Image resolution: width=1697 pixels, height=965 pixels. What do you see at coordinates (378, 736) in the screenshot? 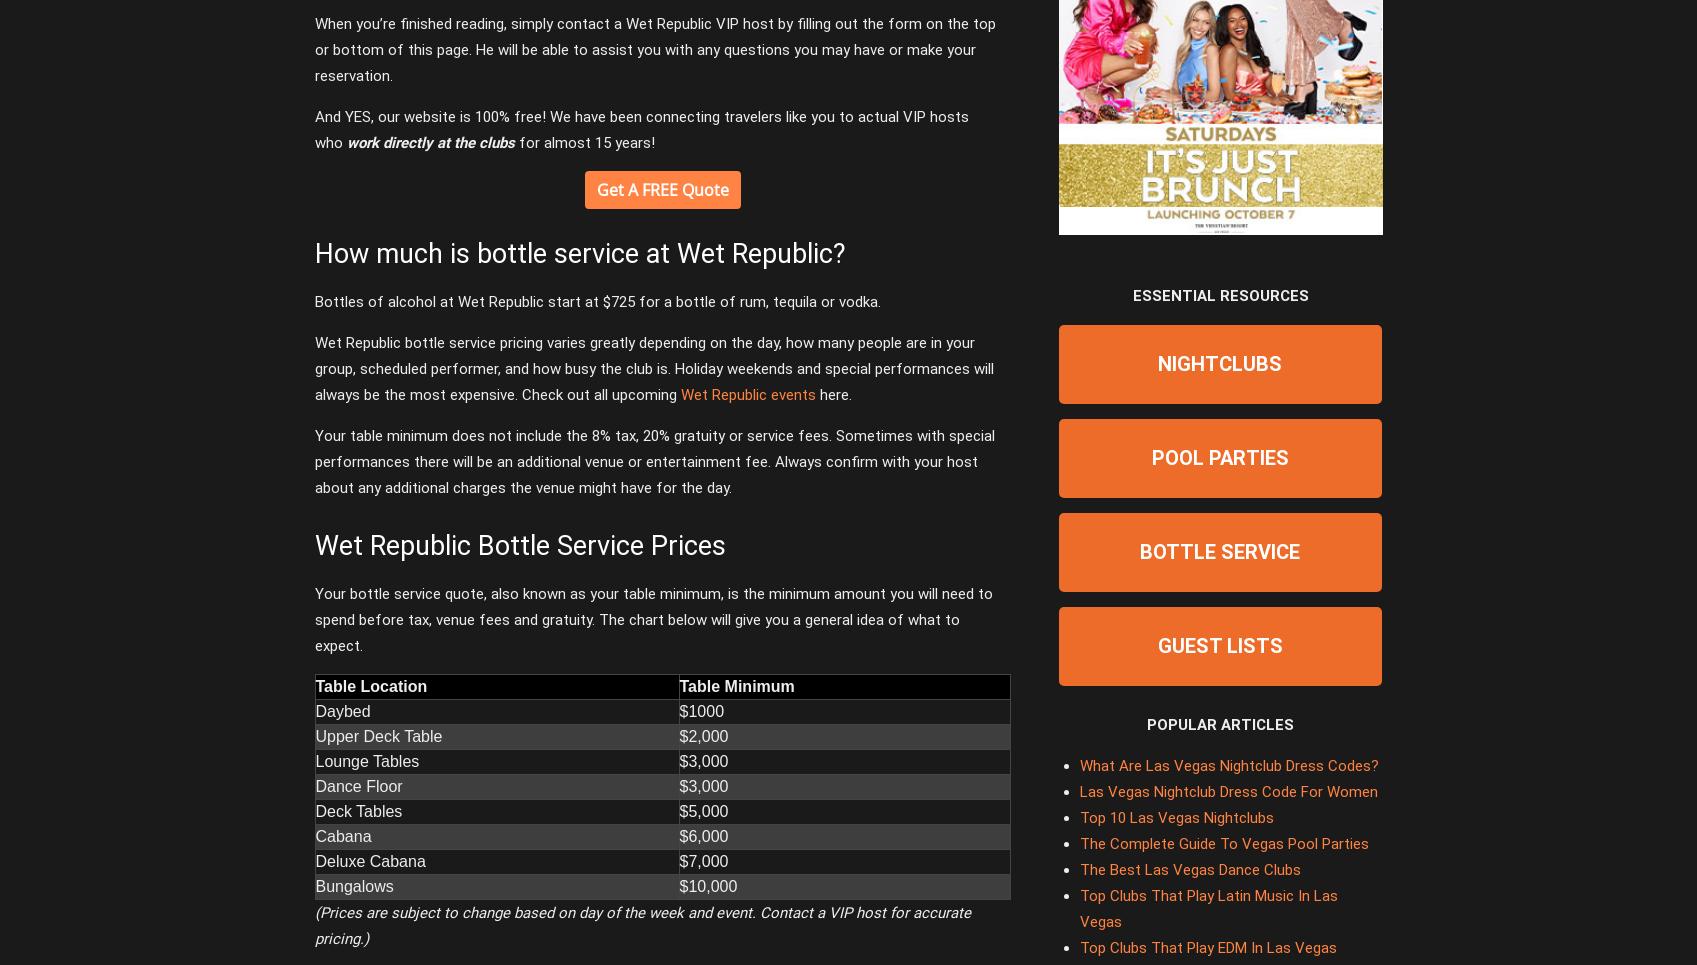
I see `'Upper Deck Table'` at bounding box center [378, 736].